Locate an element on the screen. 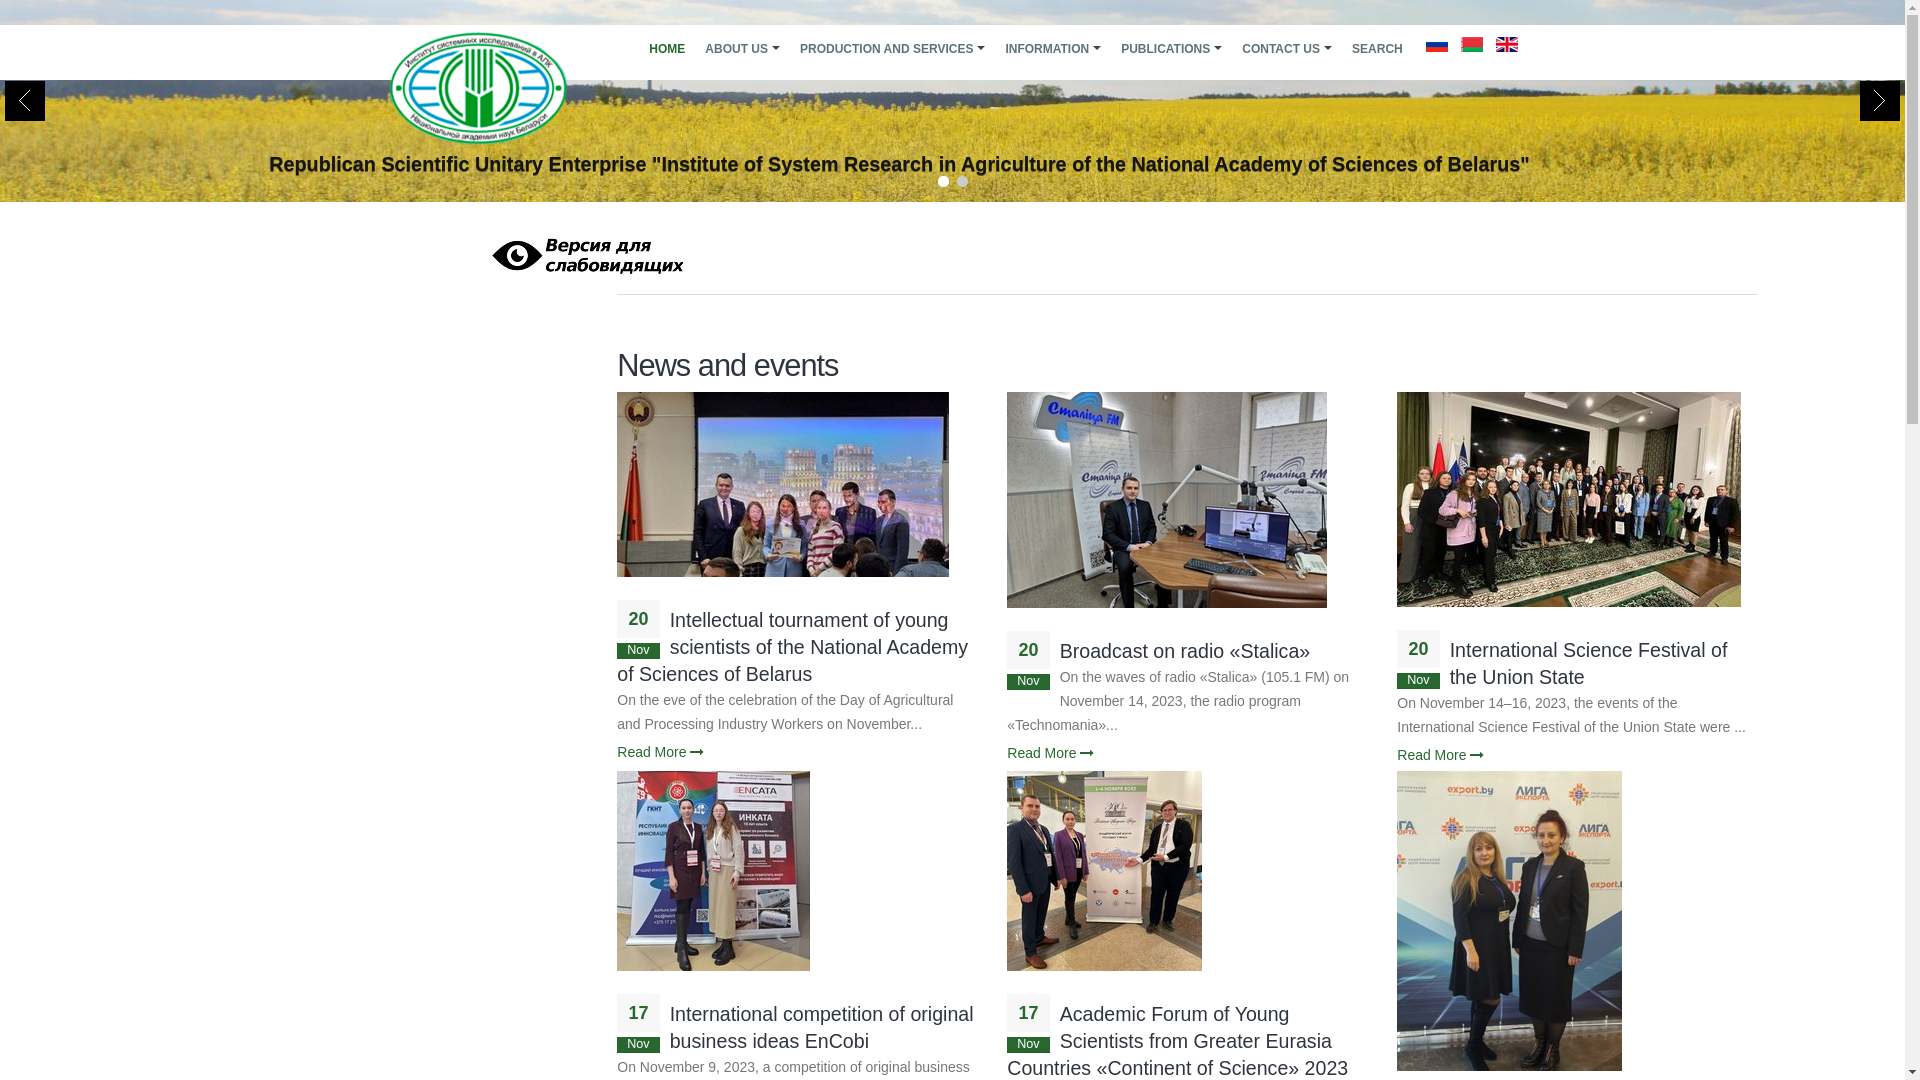 Image resolution: width=1920 pixels, height=1080 pixels. 'ABOUT US' is located at coordinates (741, 48).